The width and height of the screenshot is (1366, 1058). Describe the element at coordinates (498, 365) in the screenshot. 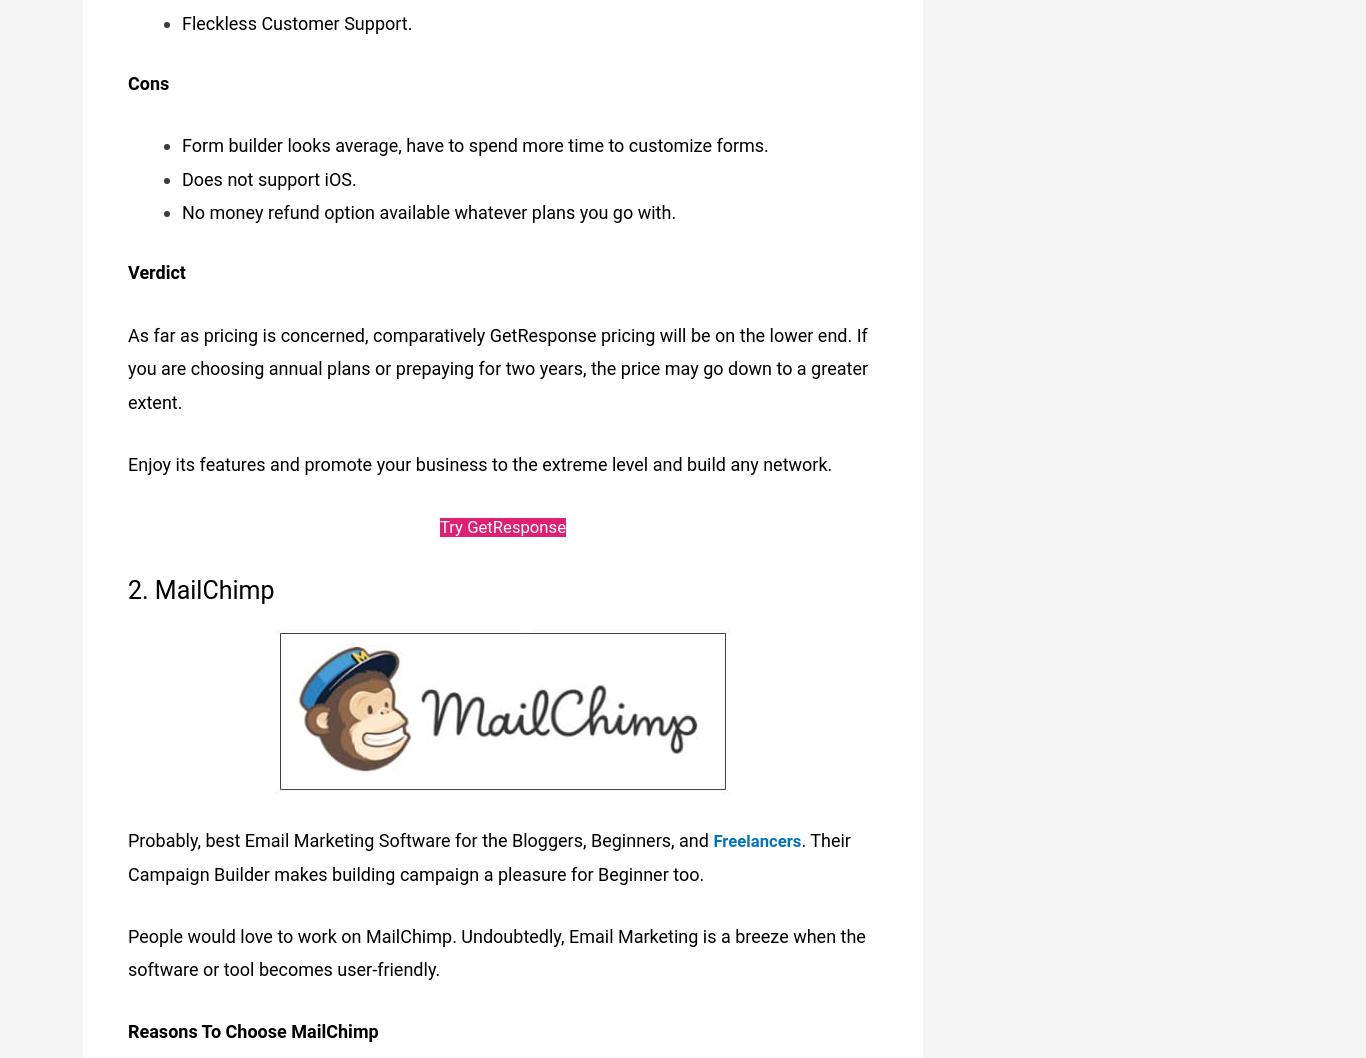

I see `'As far as pricing is concerned, comparatively GetResponse pricing will be on the lower end. If you are choosing annual plans or prepaying for two years, the price may go down to a greater extent.'` at that location.